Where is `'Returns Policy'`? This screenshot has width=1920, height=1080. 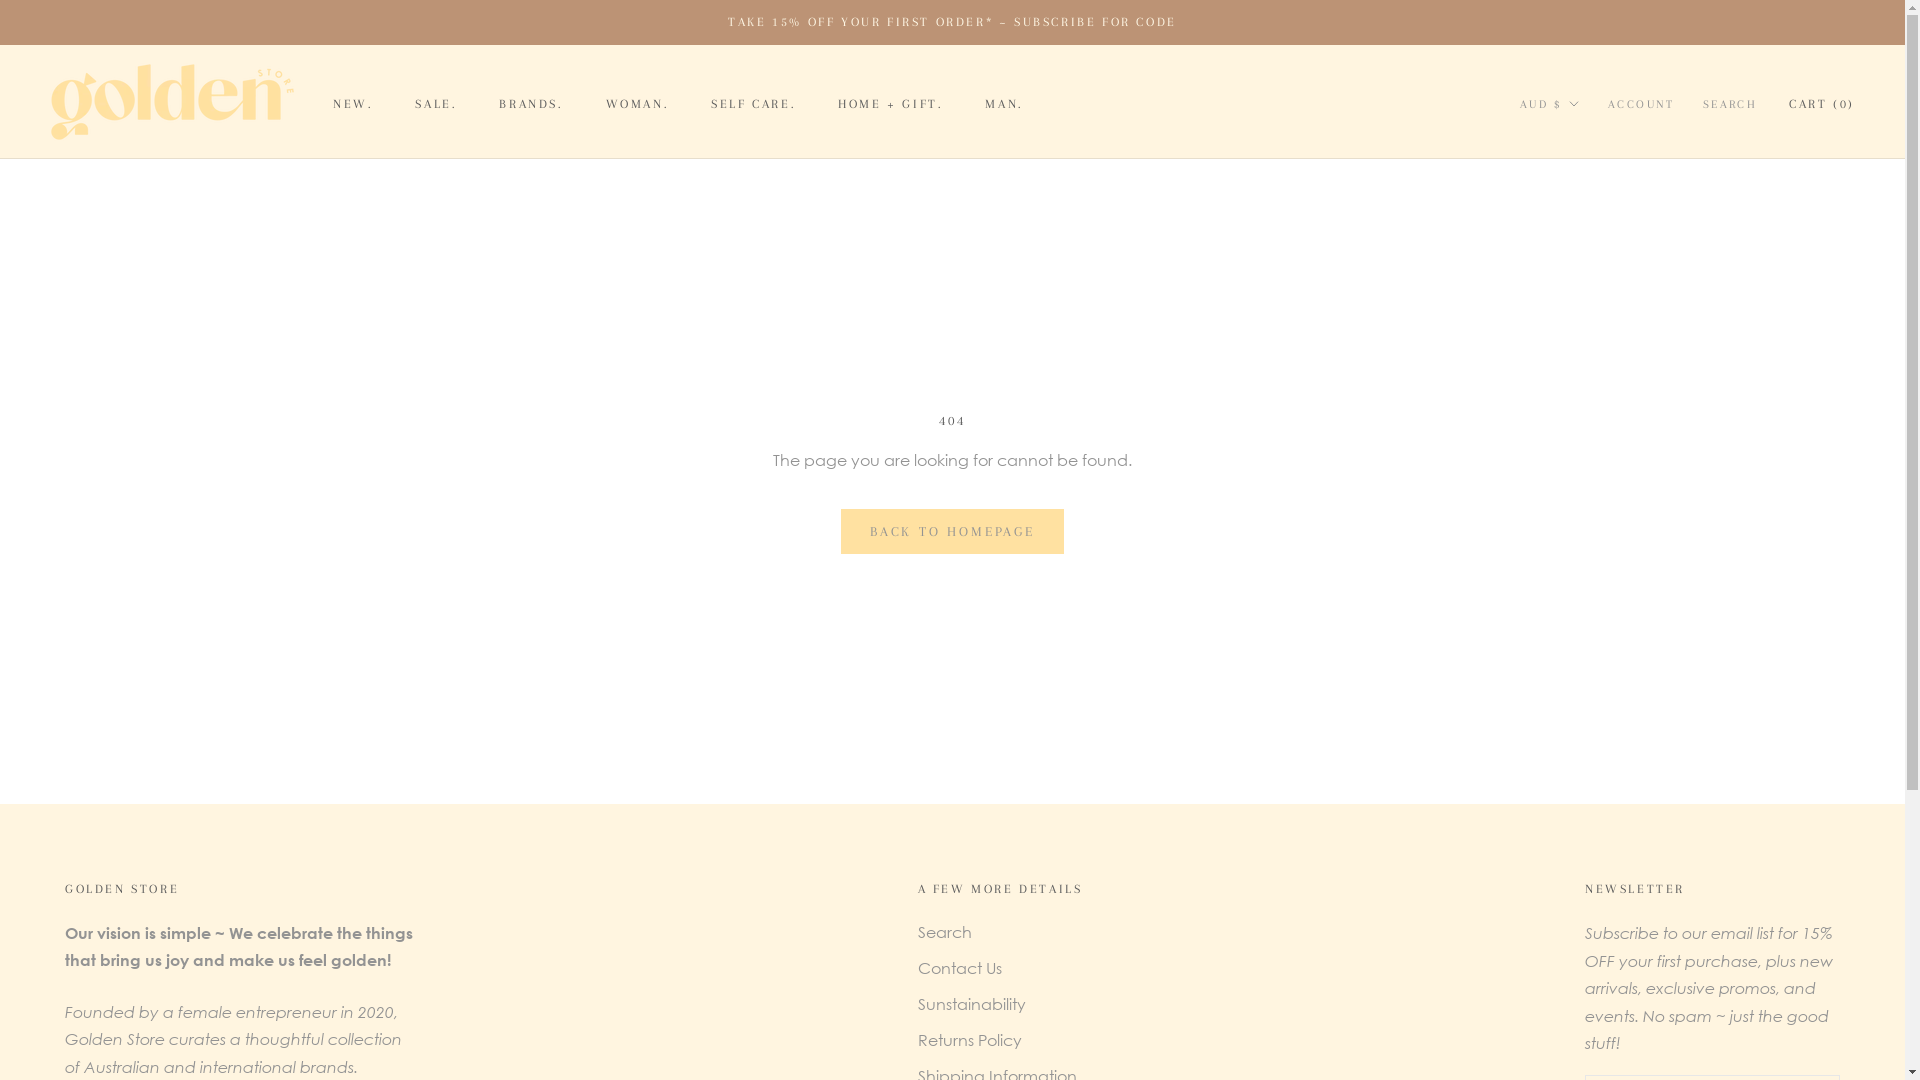 'Returns Policy' is located at coordinates (1000, 1039).